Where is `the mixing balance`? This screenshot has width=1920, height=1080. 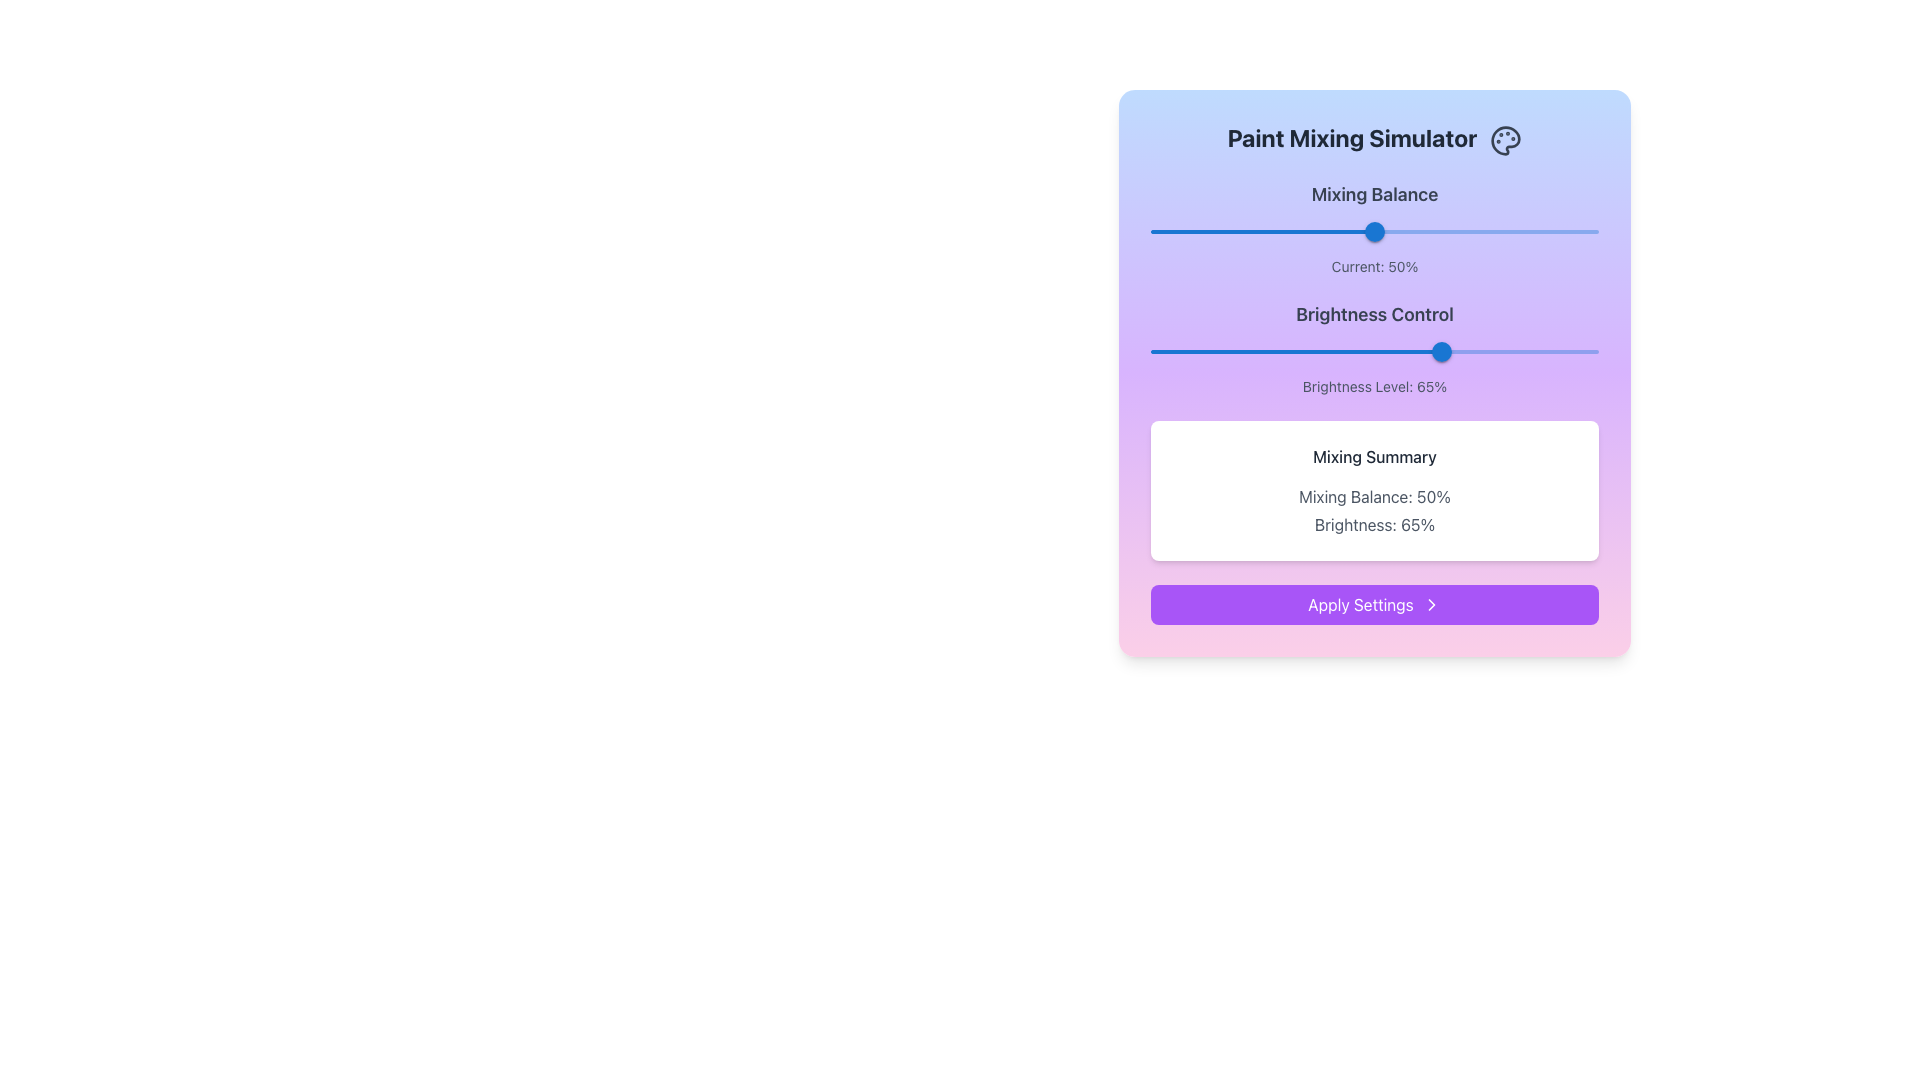
the mixing balance is located at coordinates (1446, 230).